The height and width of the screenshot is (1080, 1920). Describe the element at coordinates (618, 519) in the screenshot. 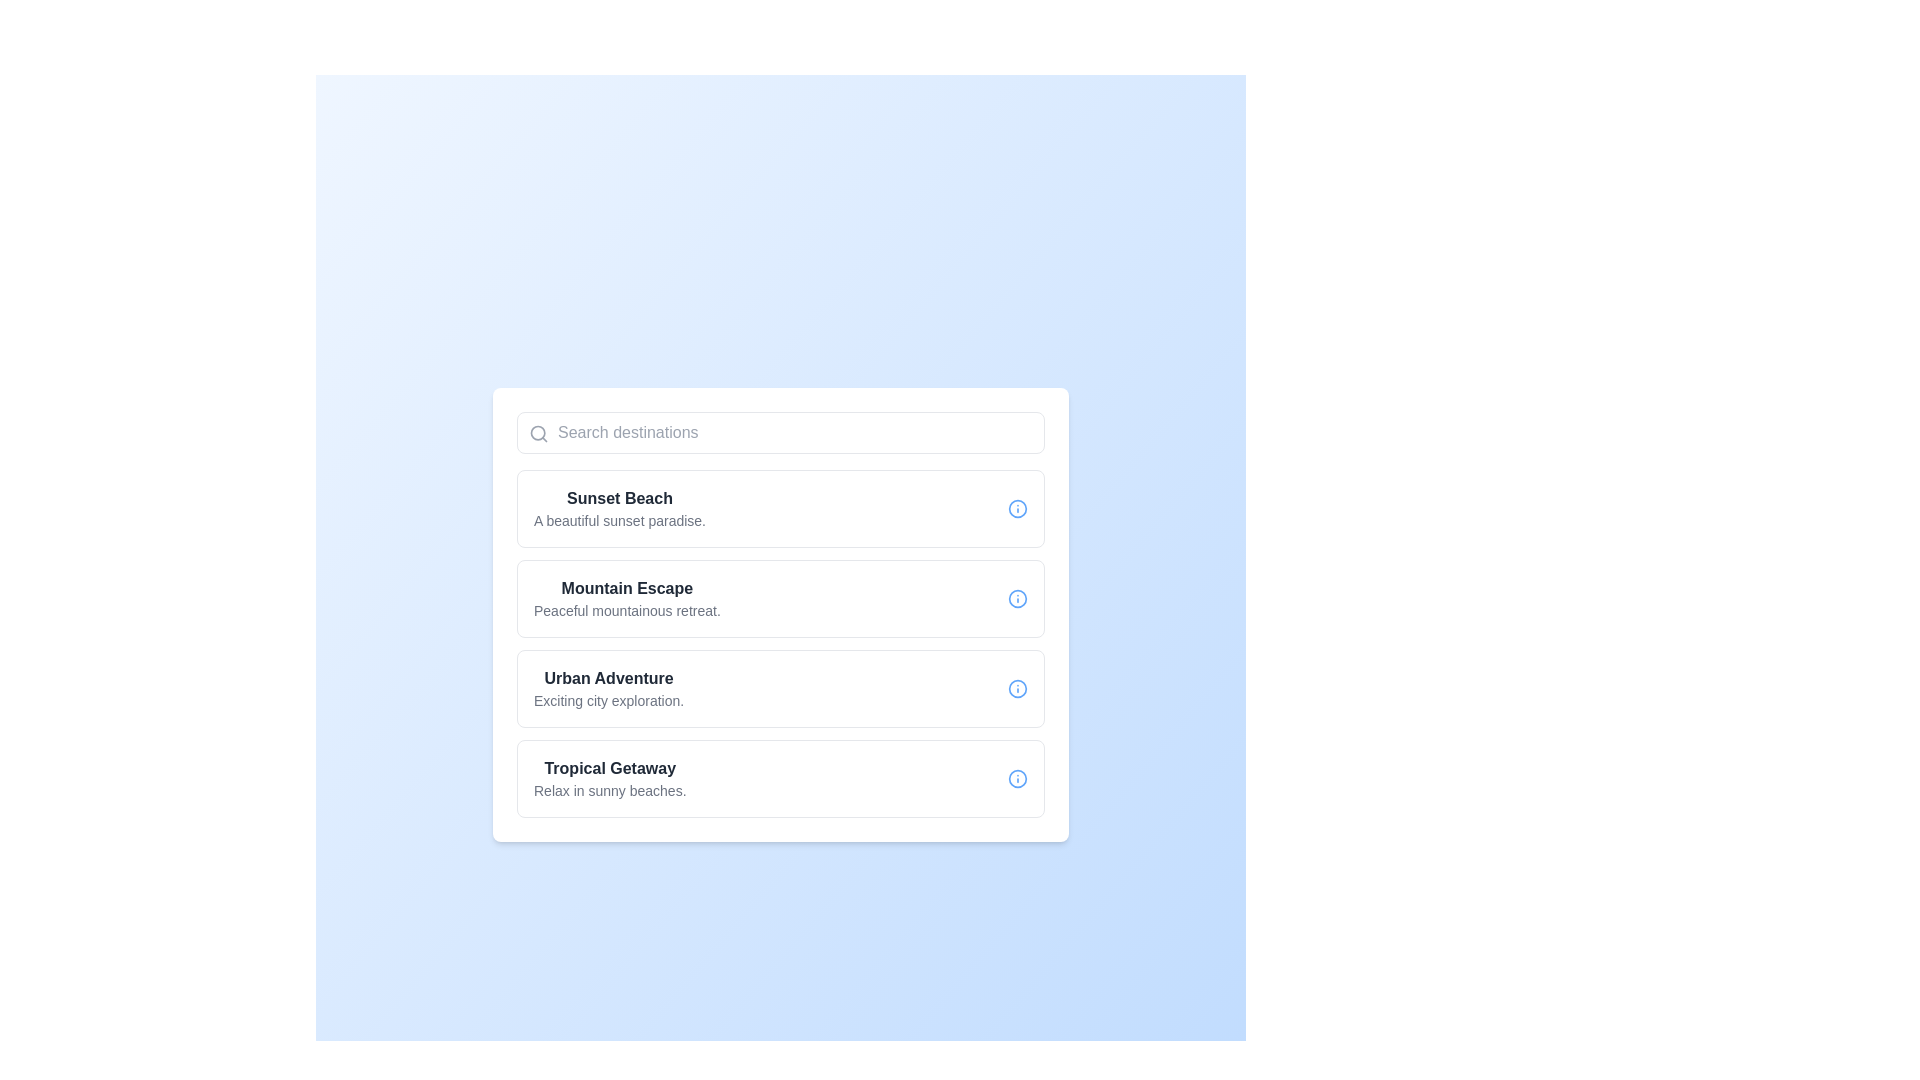

I see `the text element that reads 'A beautiful sunset paradise.' located below 'Sunset Beach' within a white card interface` at that location.